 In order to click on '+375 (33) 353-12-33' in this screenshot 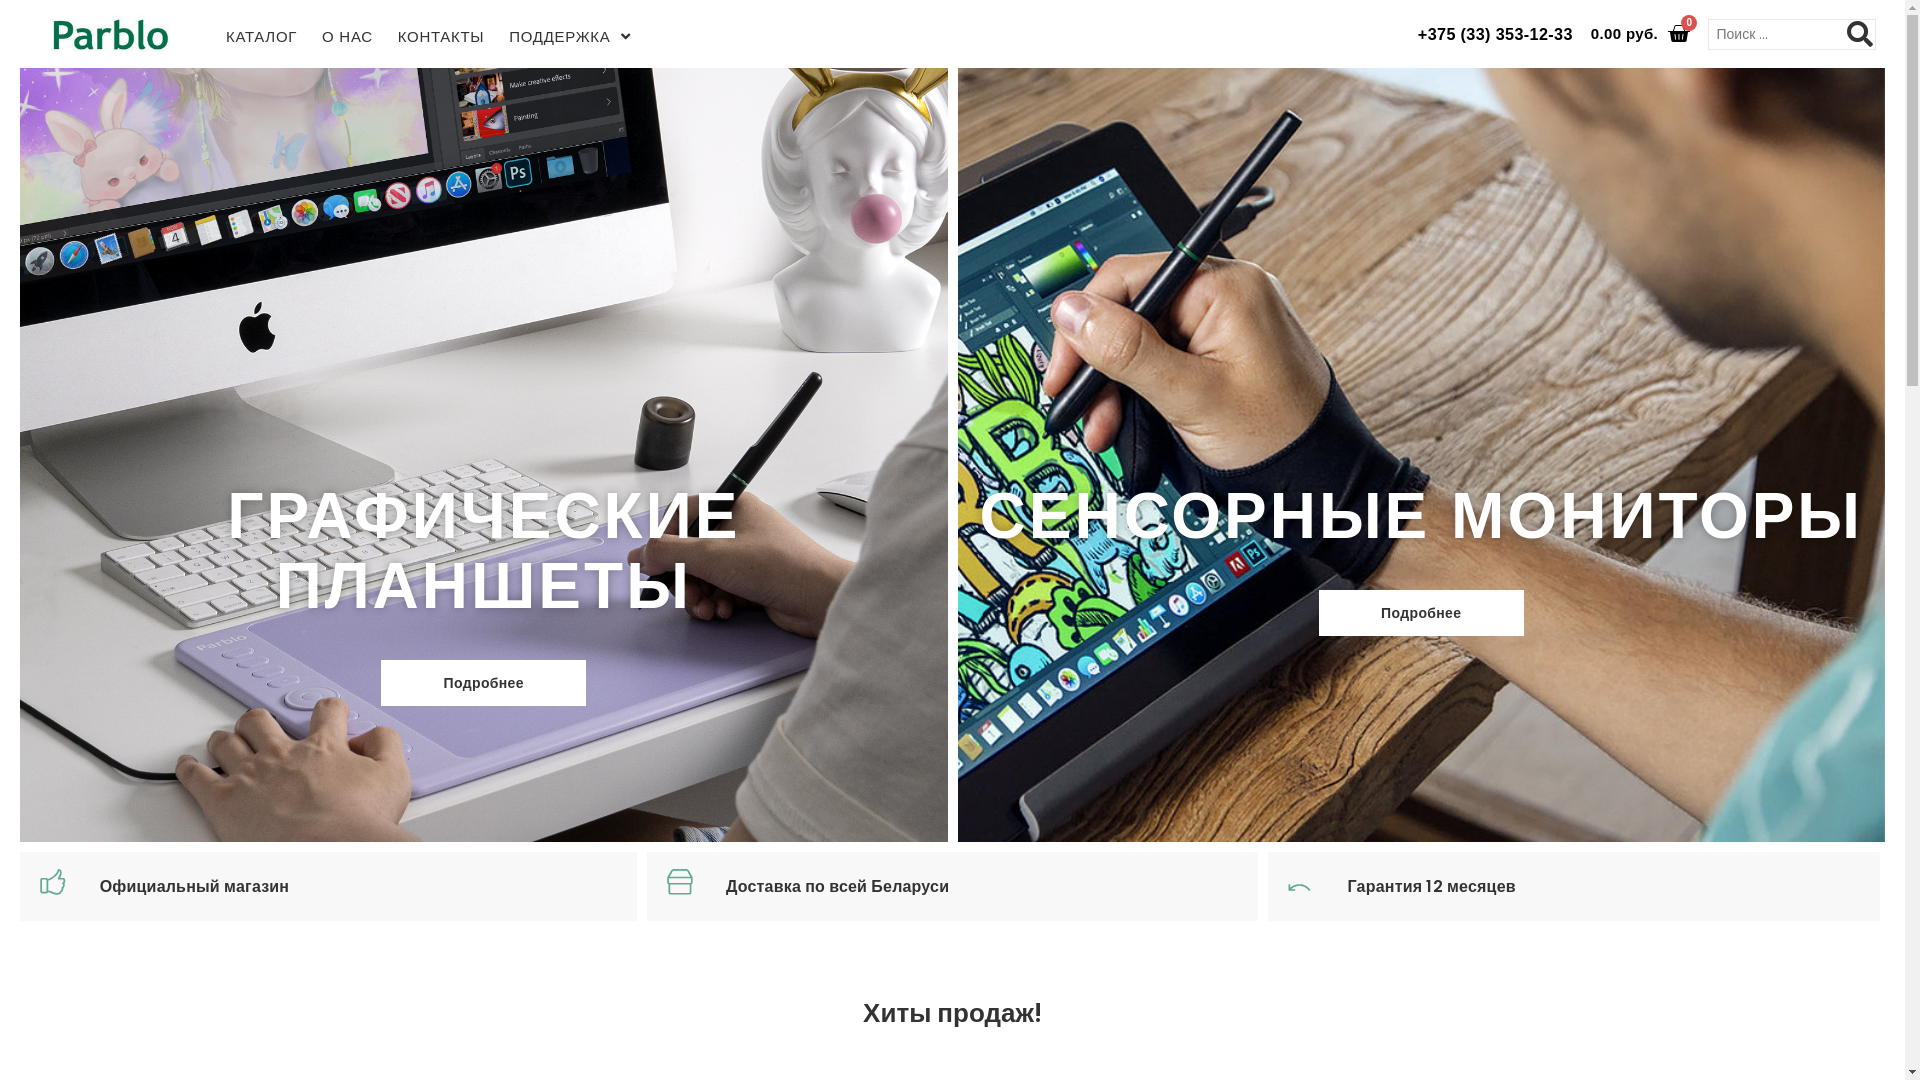, I will do `click(1495, 34)`.